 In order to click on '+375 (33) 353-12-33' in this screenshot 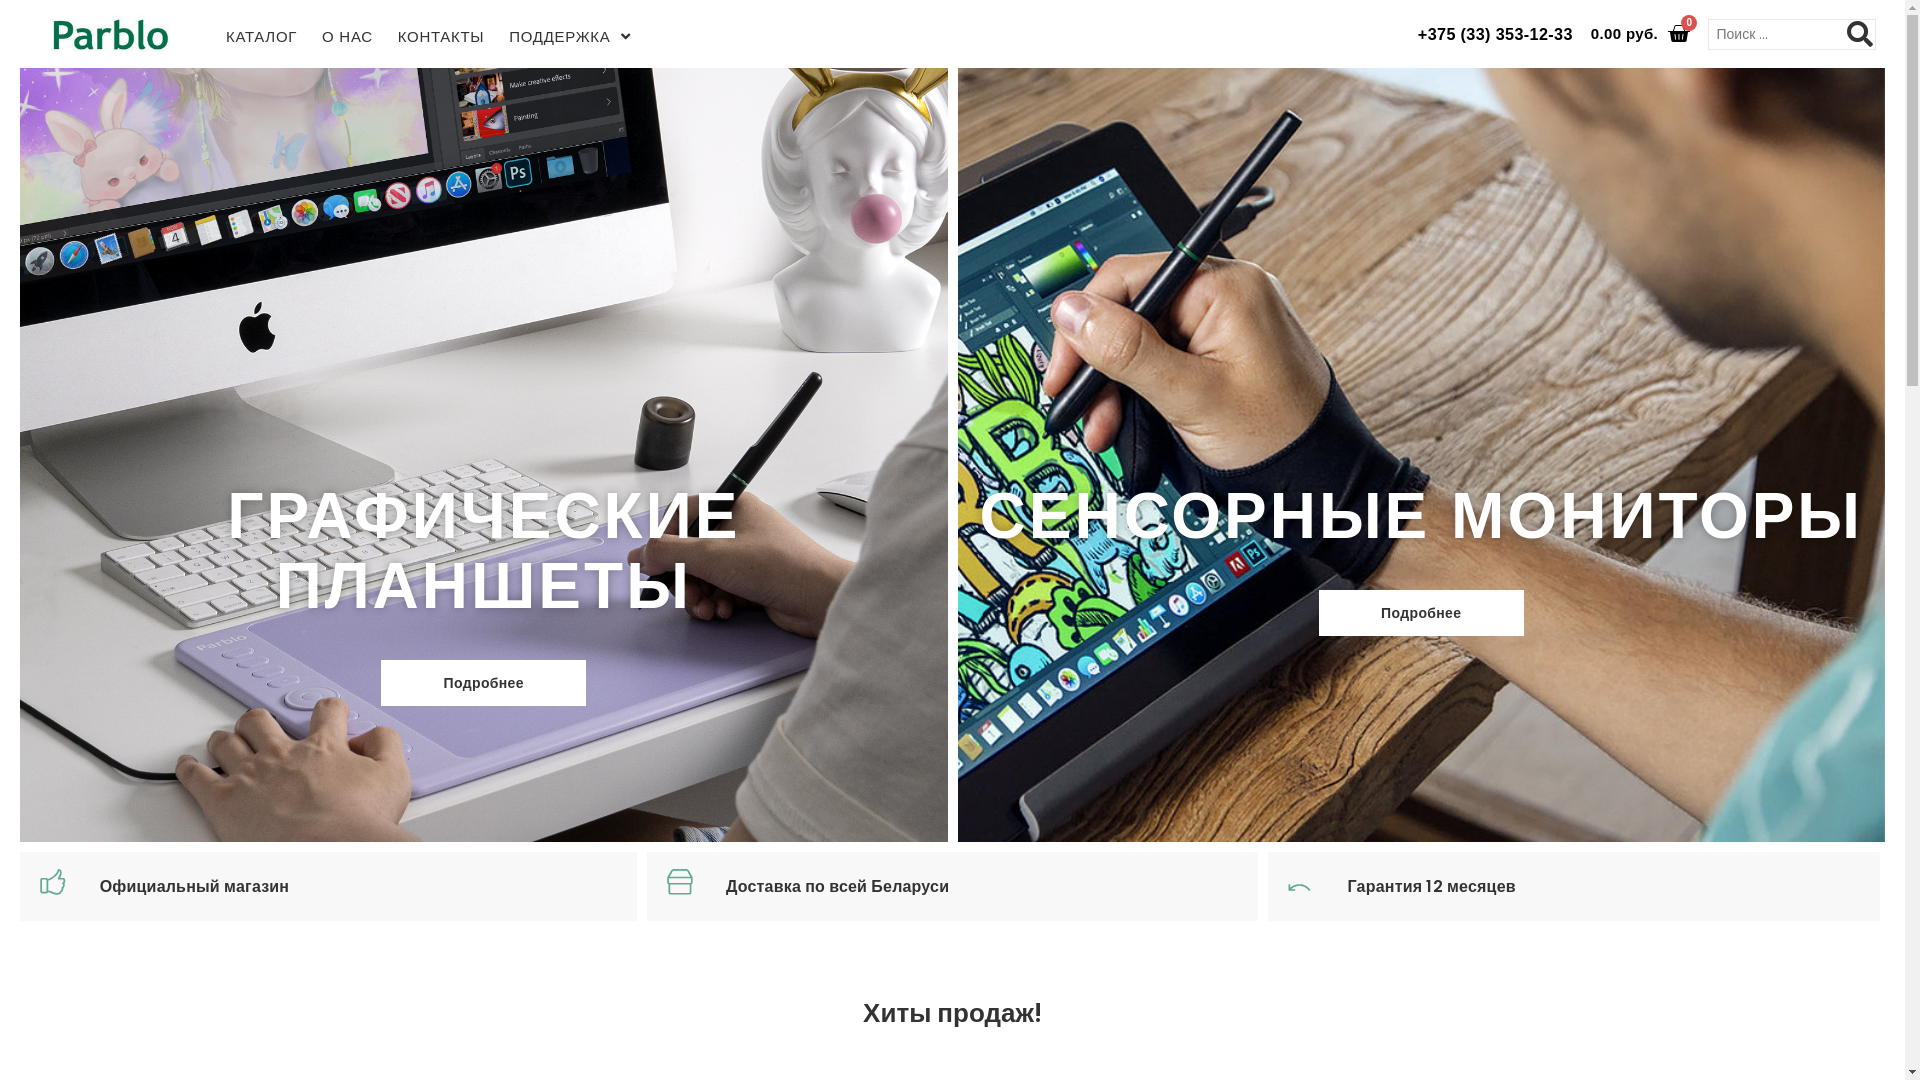, I will do `click(1495, 34)`.